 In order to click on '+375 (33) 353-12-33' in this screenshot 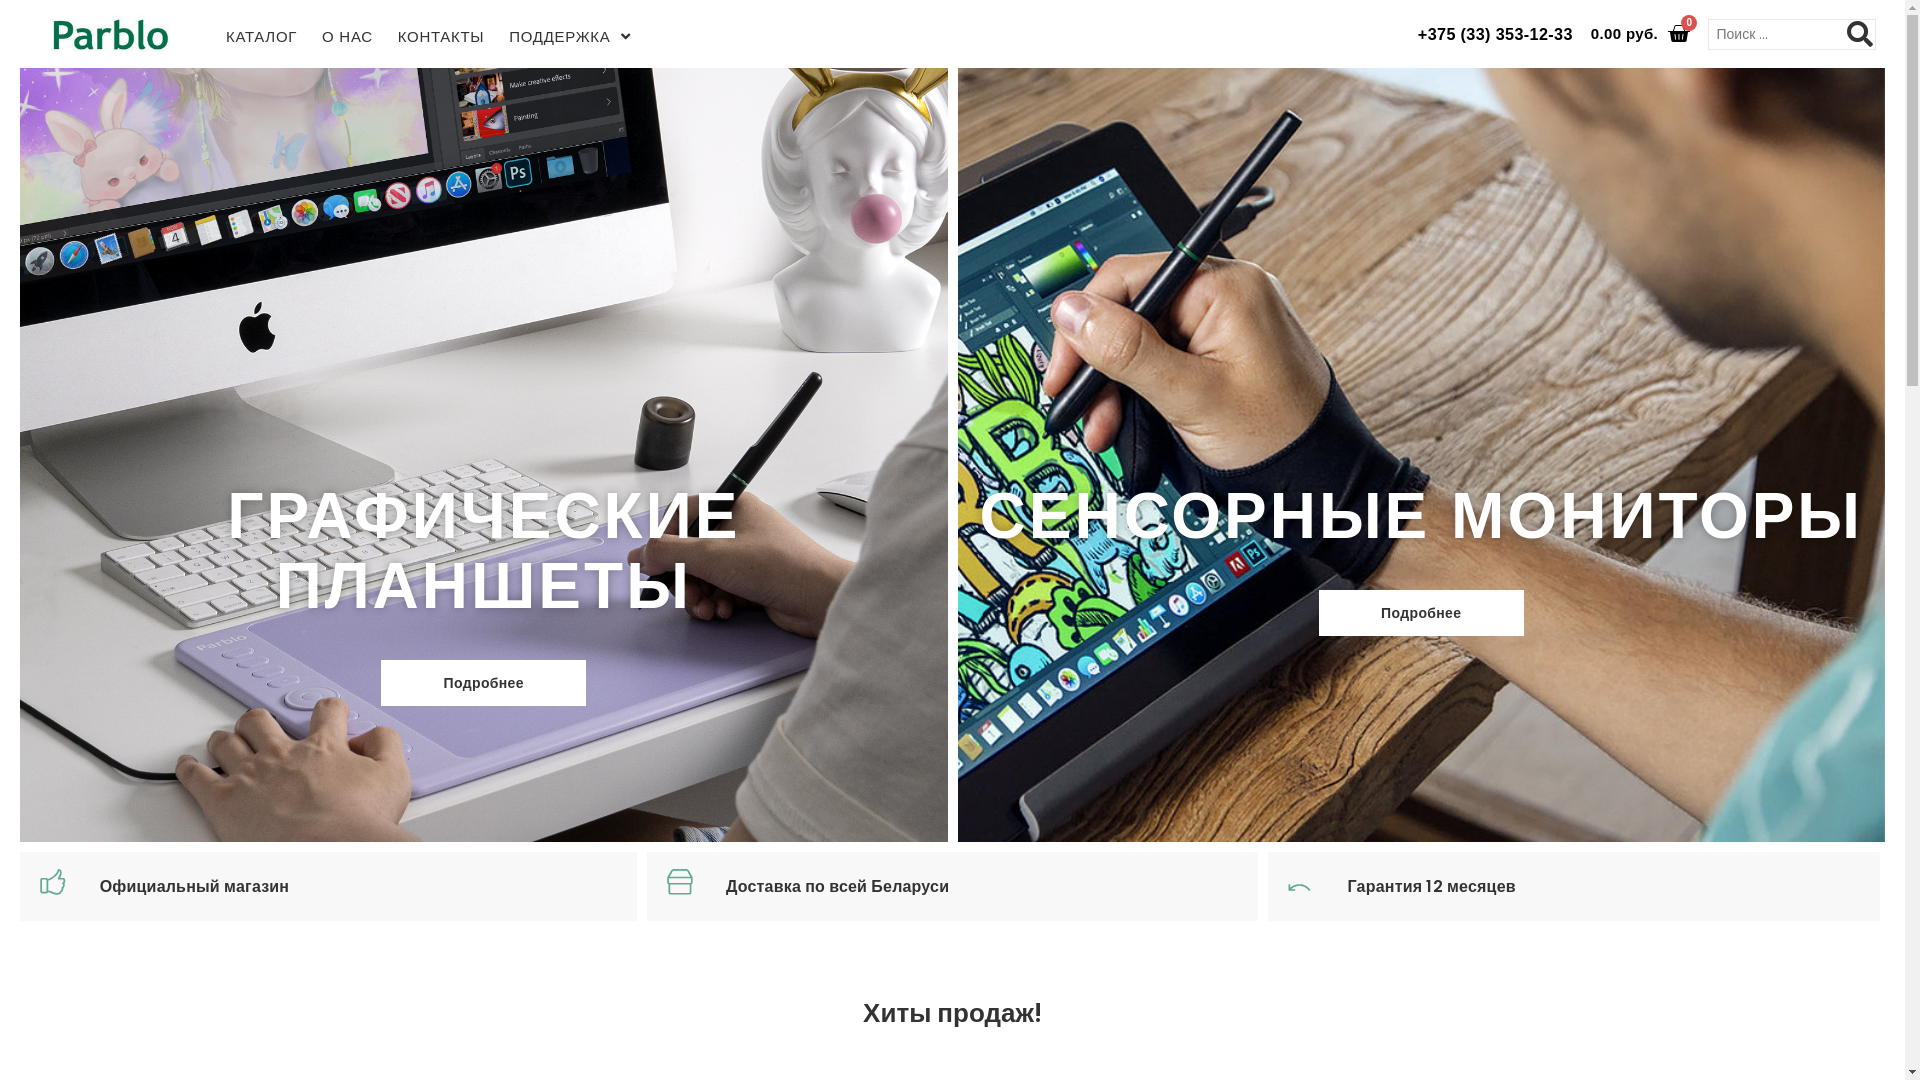, I will do `click(1495, 34)`.